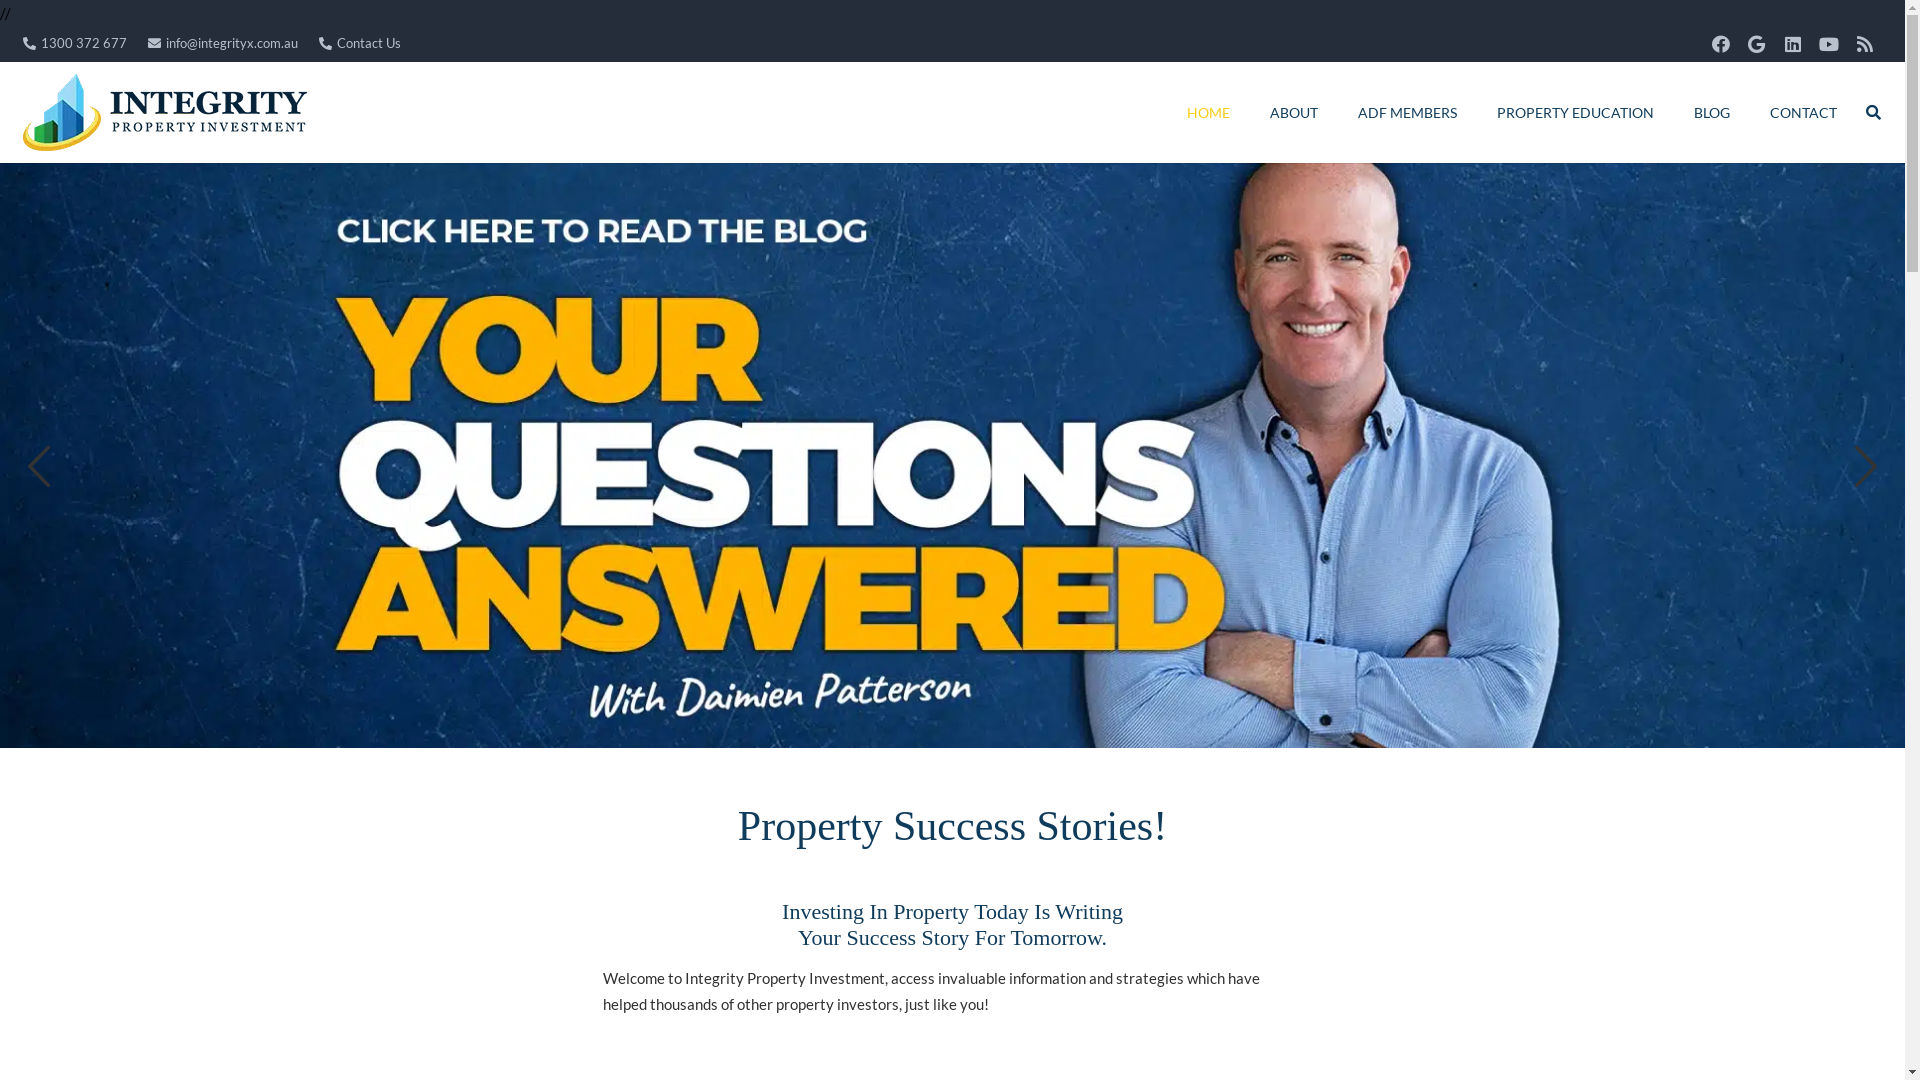 The width and height of the screenshot is (1920, 1080). What do you see at coordinates (1248, 112) in the screenshot?
I see `'ABOUT'` at bounding box center [1248, 112].